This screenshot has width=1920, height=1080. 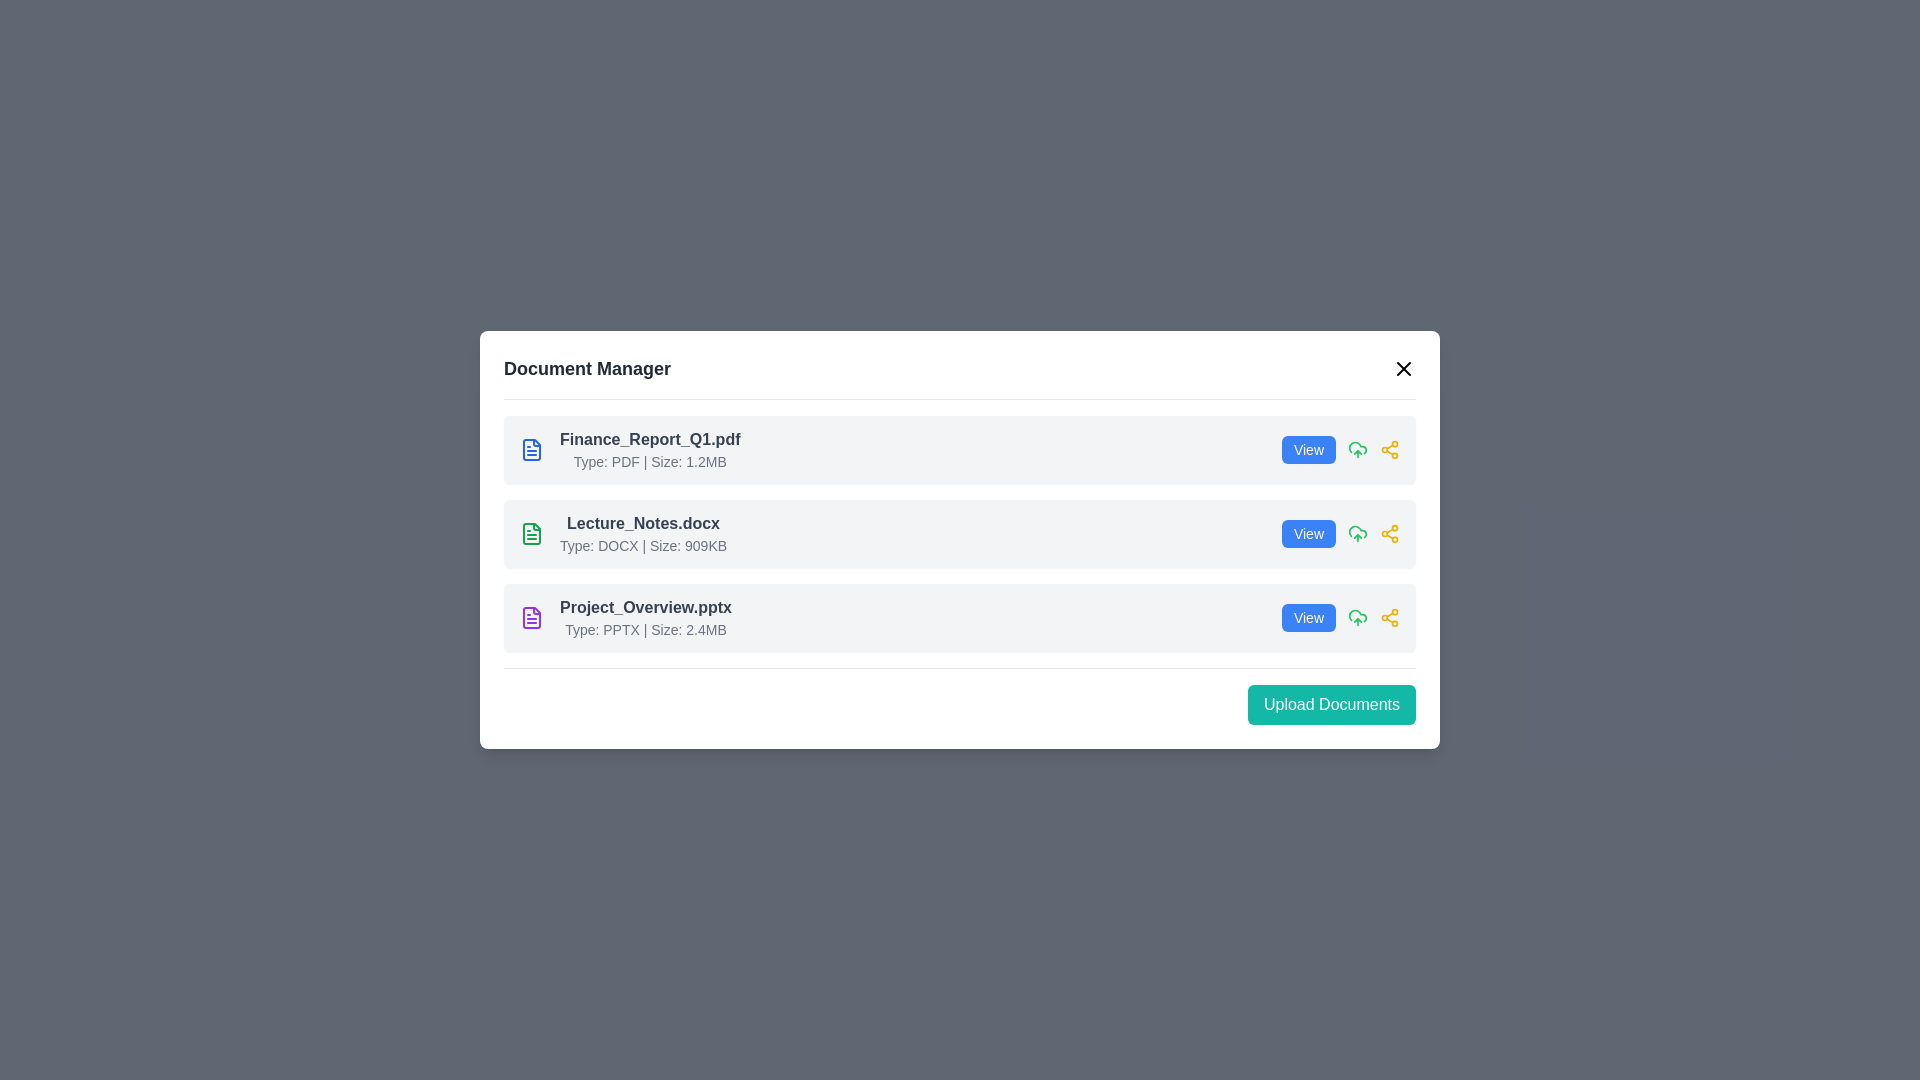 I want to click on the 'Lecture_Notes.docx' file item, so click(x=622, y=532).